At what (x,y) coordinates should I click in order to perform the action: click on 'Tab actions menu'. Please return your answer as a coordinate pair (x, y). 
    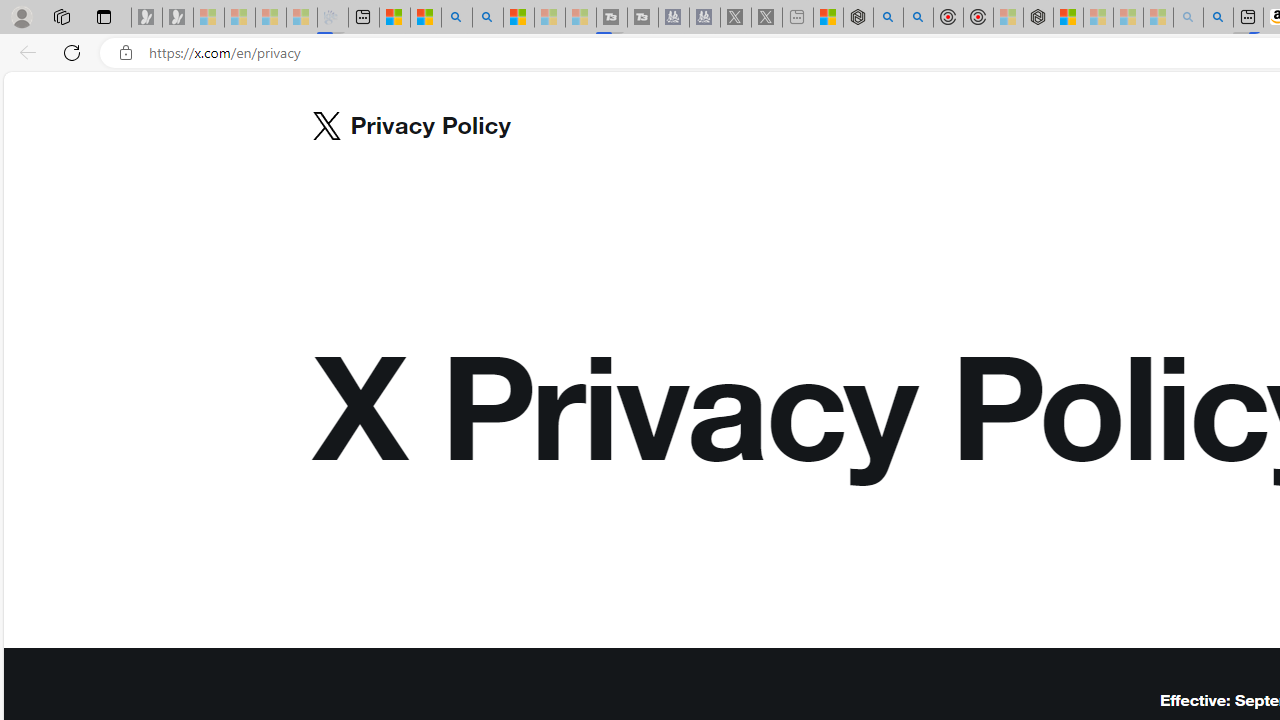
    Looking at the image, I should click on (103, 16).